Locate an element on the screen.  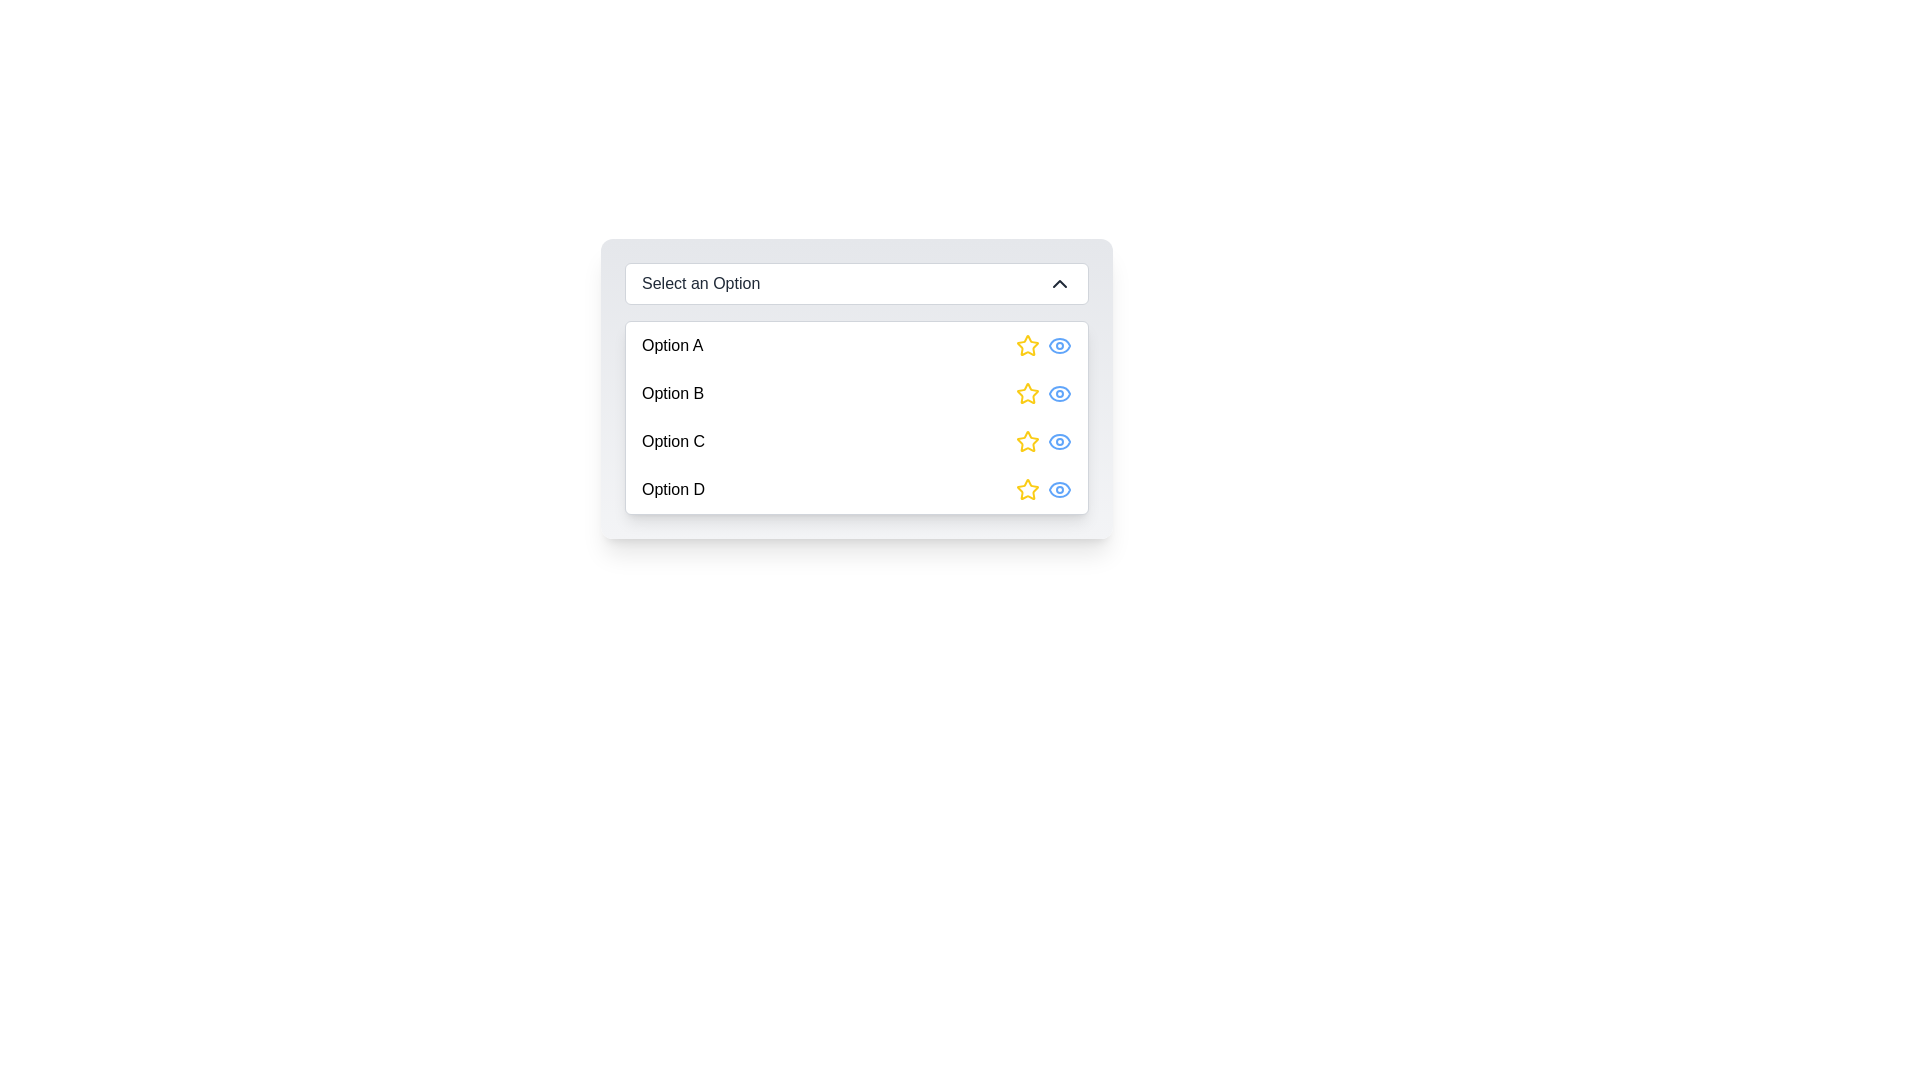
the text label that identifies the first selectable option in the dropdown, located to the left of the star and eye icons is located at coordinates (672, 345).